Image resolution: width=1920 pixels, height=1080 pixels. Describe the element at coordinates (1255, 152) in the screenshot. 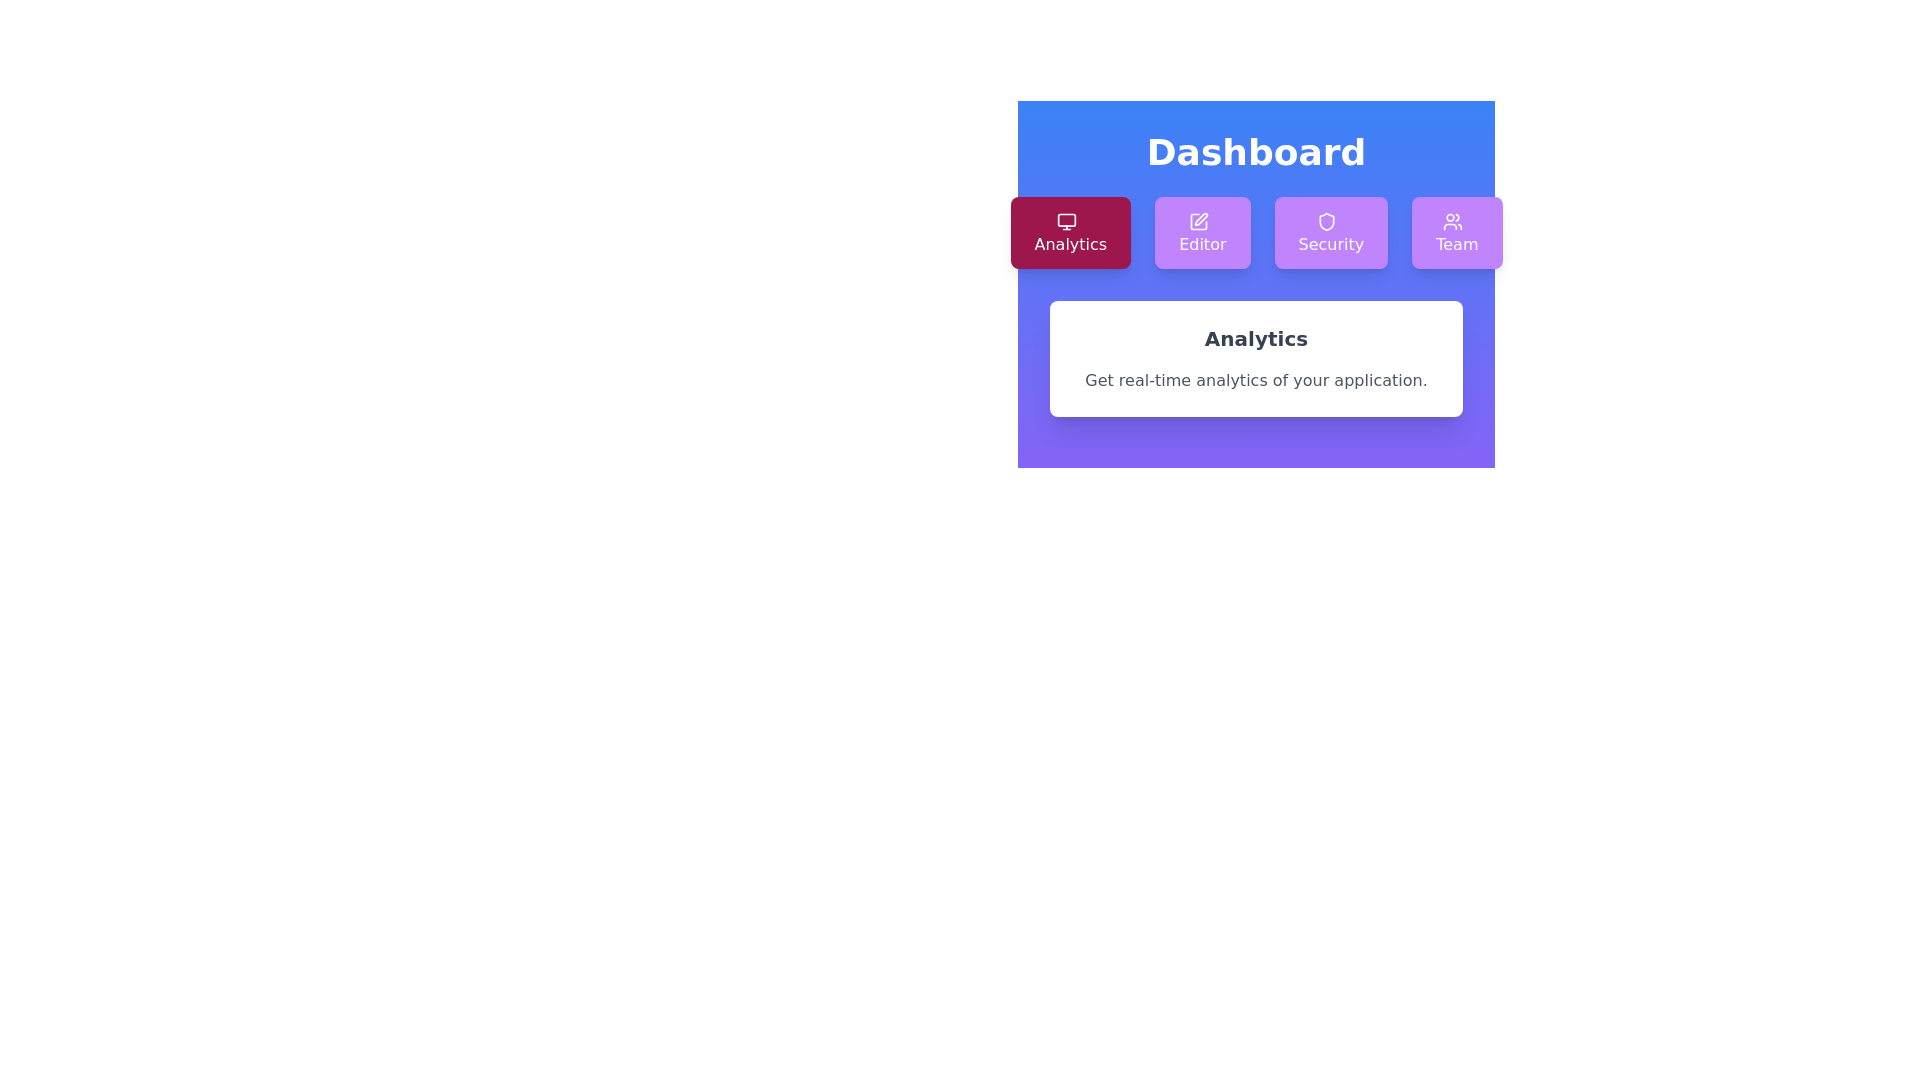

I see `the header text 'Dashboard'` at that location.